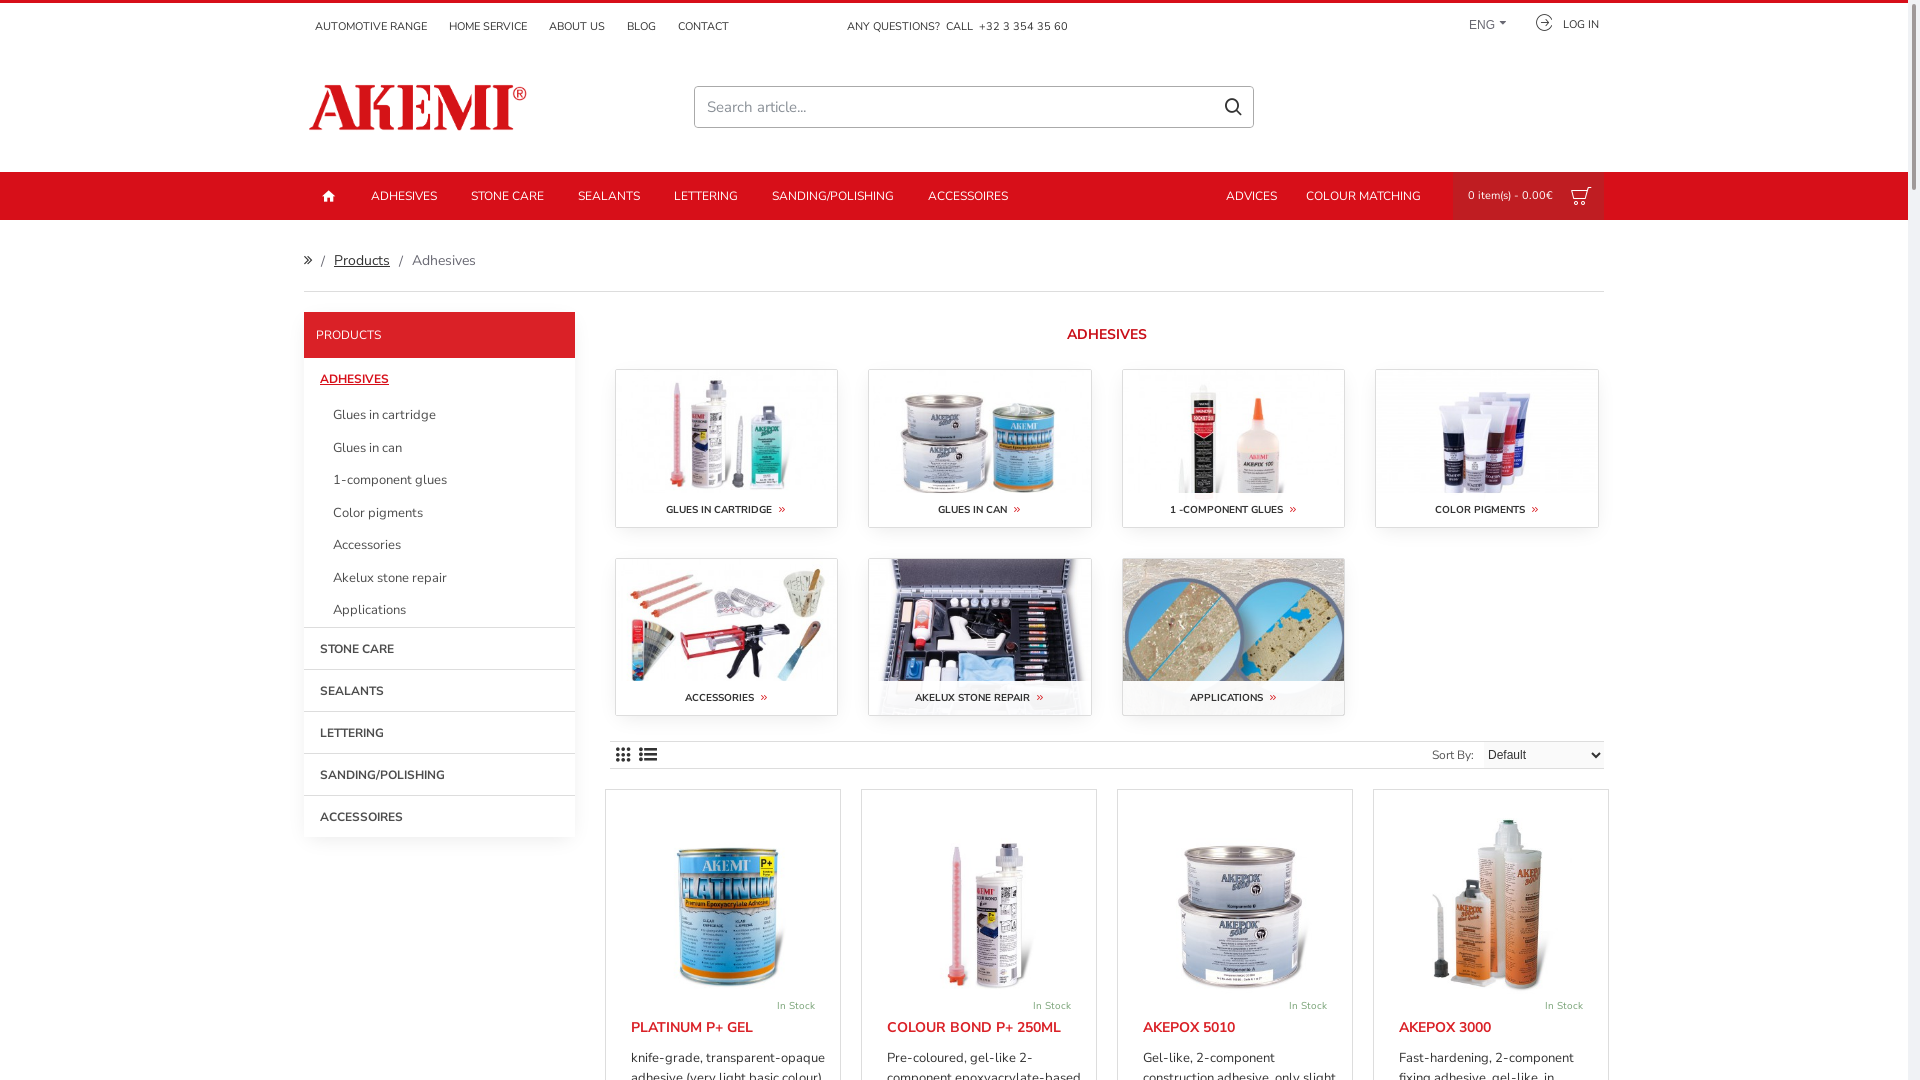  I want to click on 'AKEPOX 5010', so click(1142, 1028).